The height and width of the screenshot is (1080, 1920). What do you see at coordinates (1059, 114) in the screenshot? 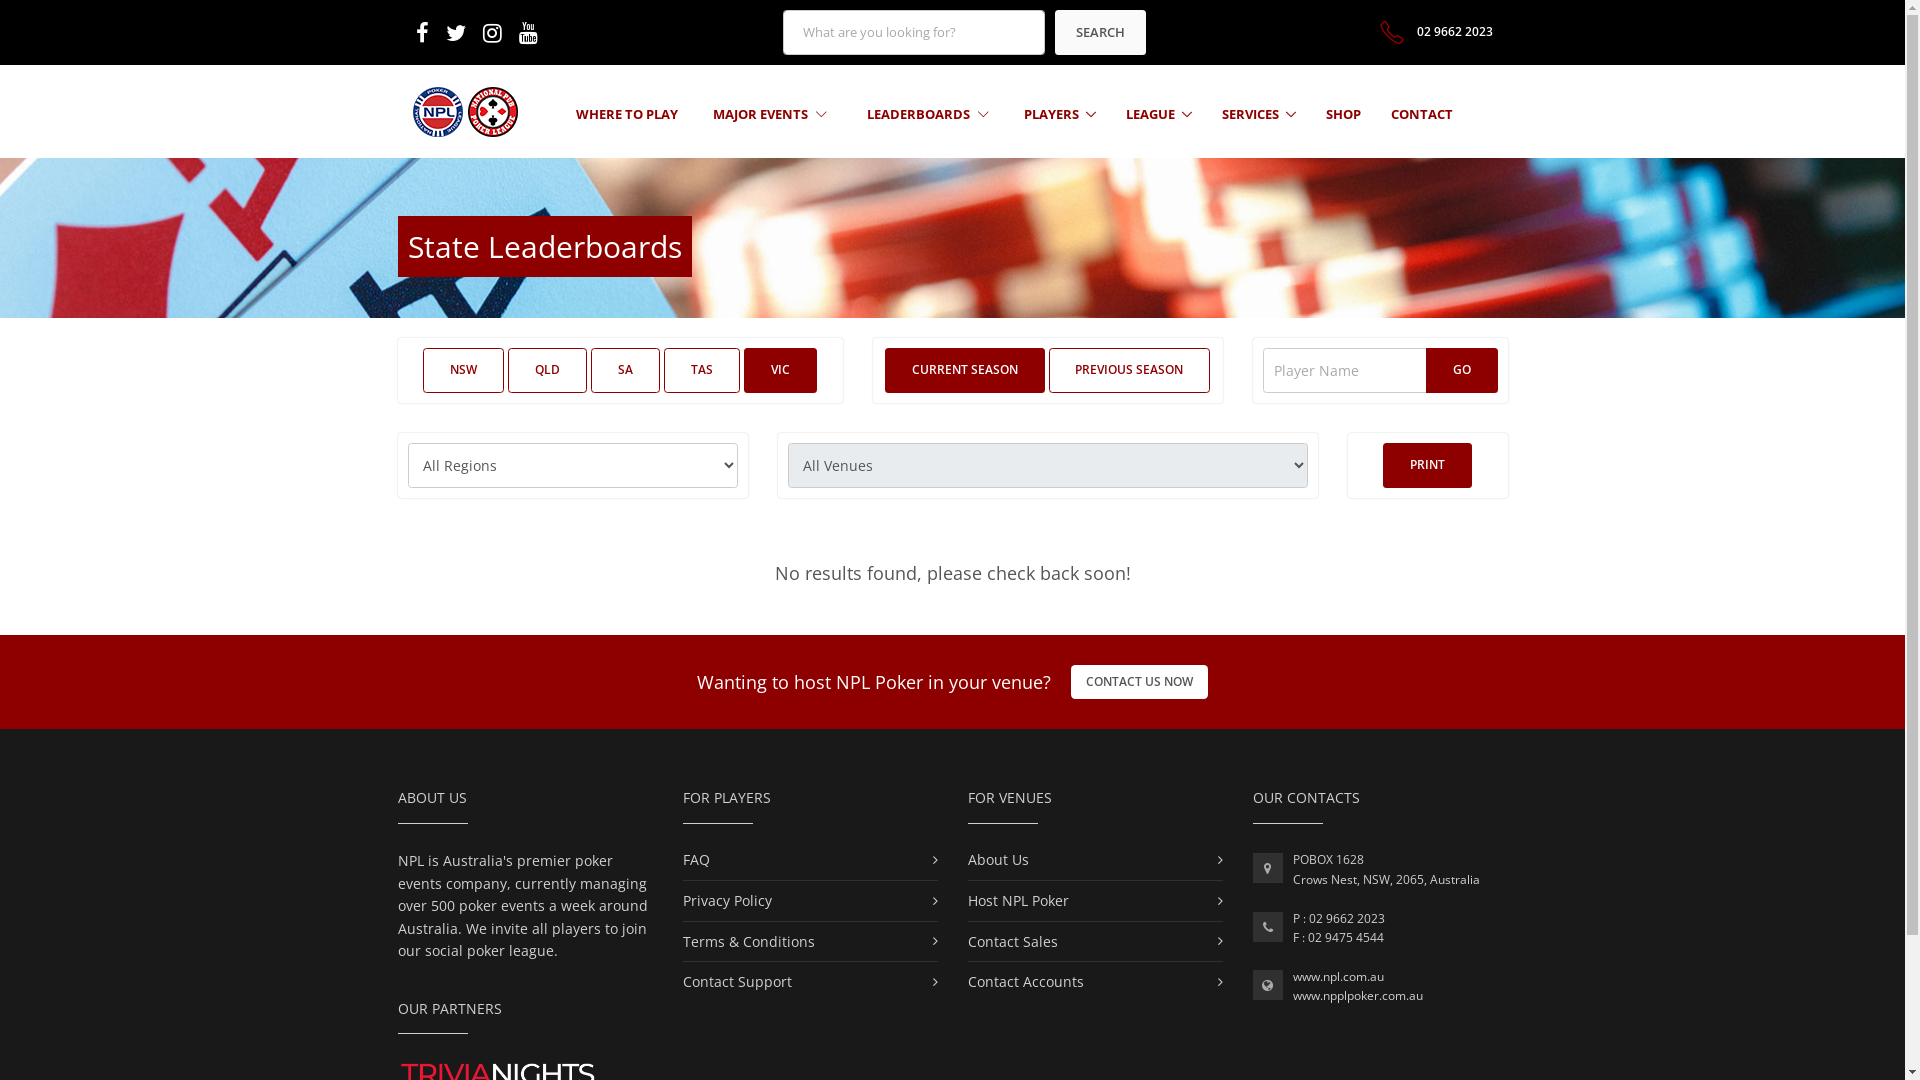
I see `'PLAYERS'` at bounding box center [1059, 114].